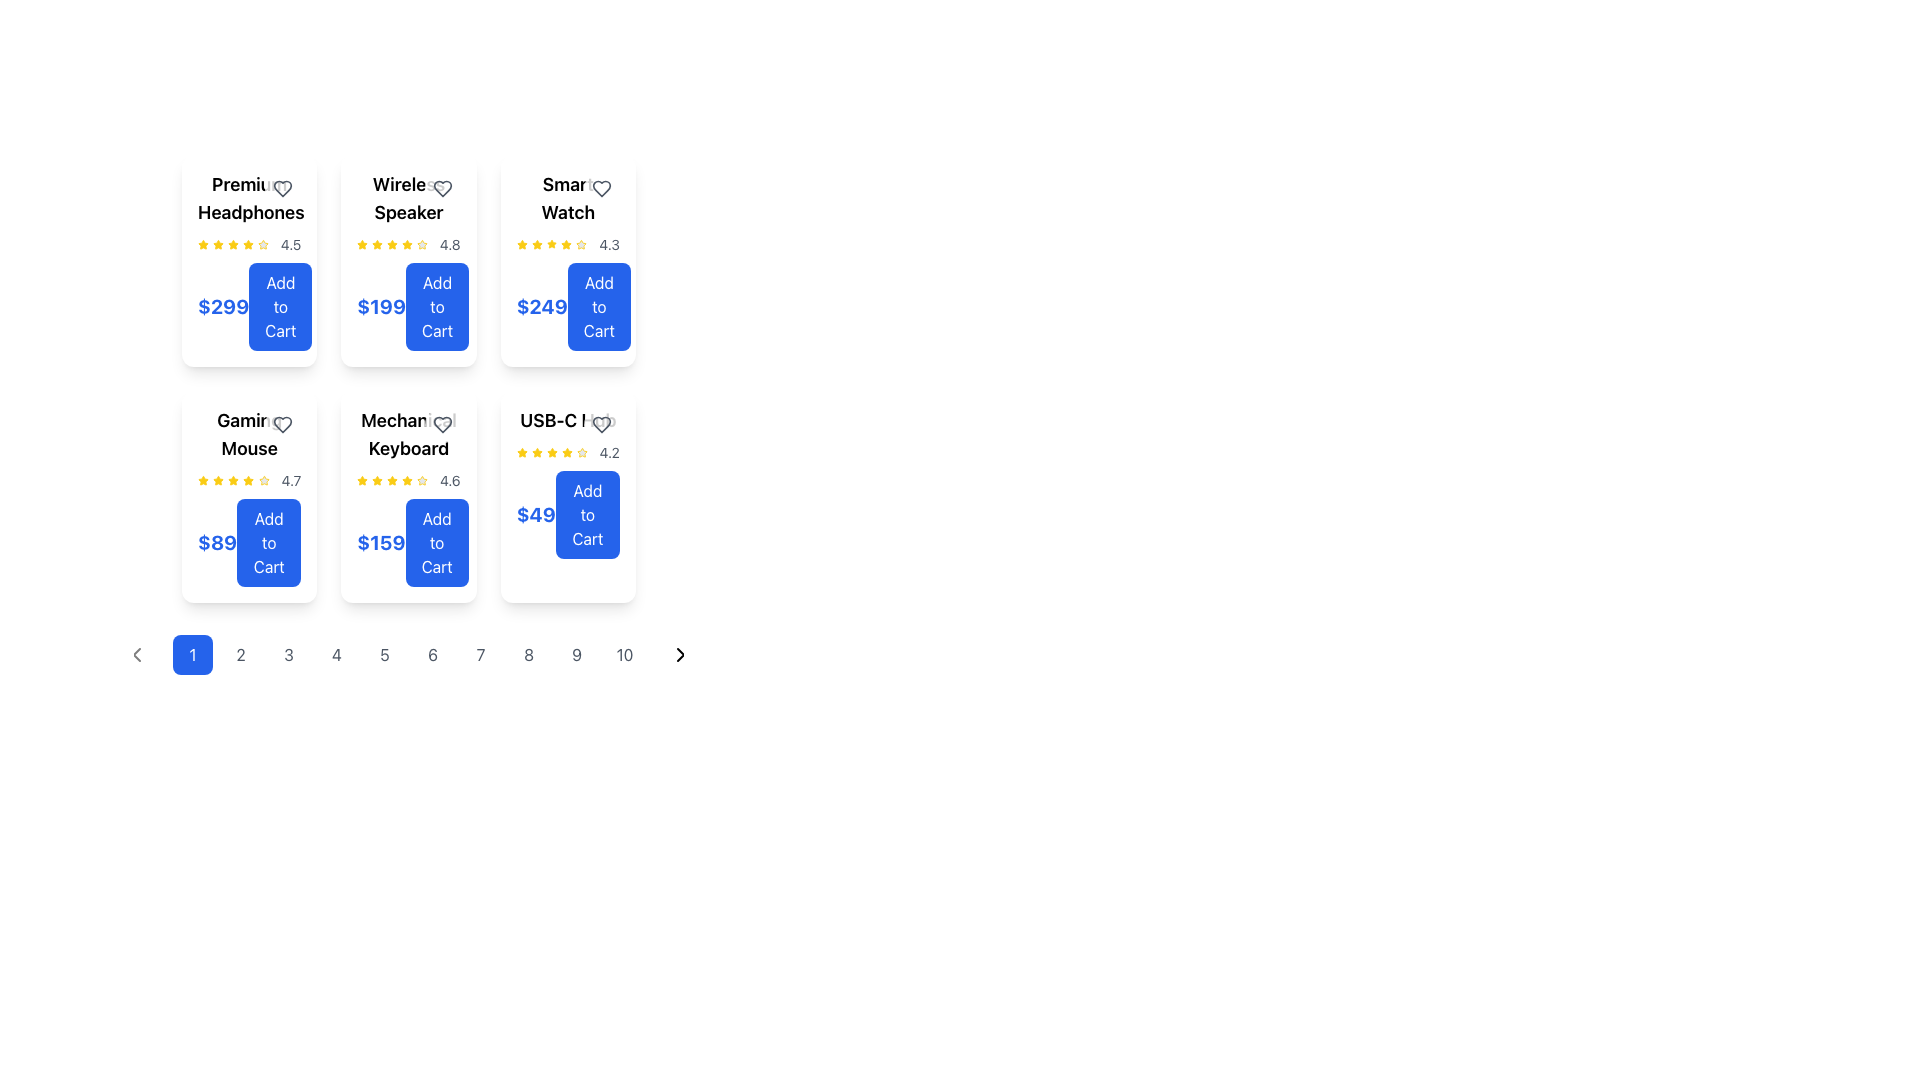 Image resolution: width=1920 pixels, height=1080 pixels. Describe the element at coordinates (522, 243) in the screenshot. I see `the third star icon in the rating UI component for the product 'Smart Watch', located in the top-right grid cell of the displayed product cards` at that location.